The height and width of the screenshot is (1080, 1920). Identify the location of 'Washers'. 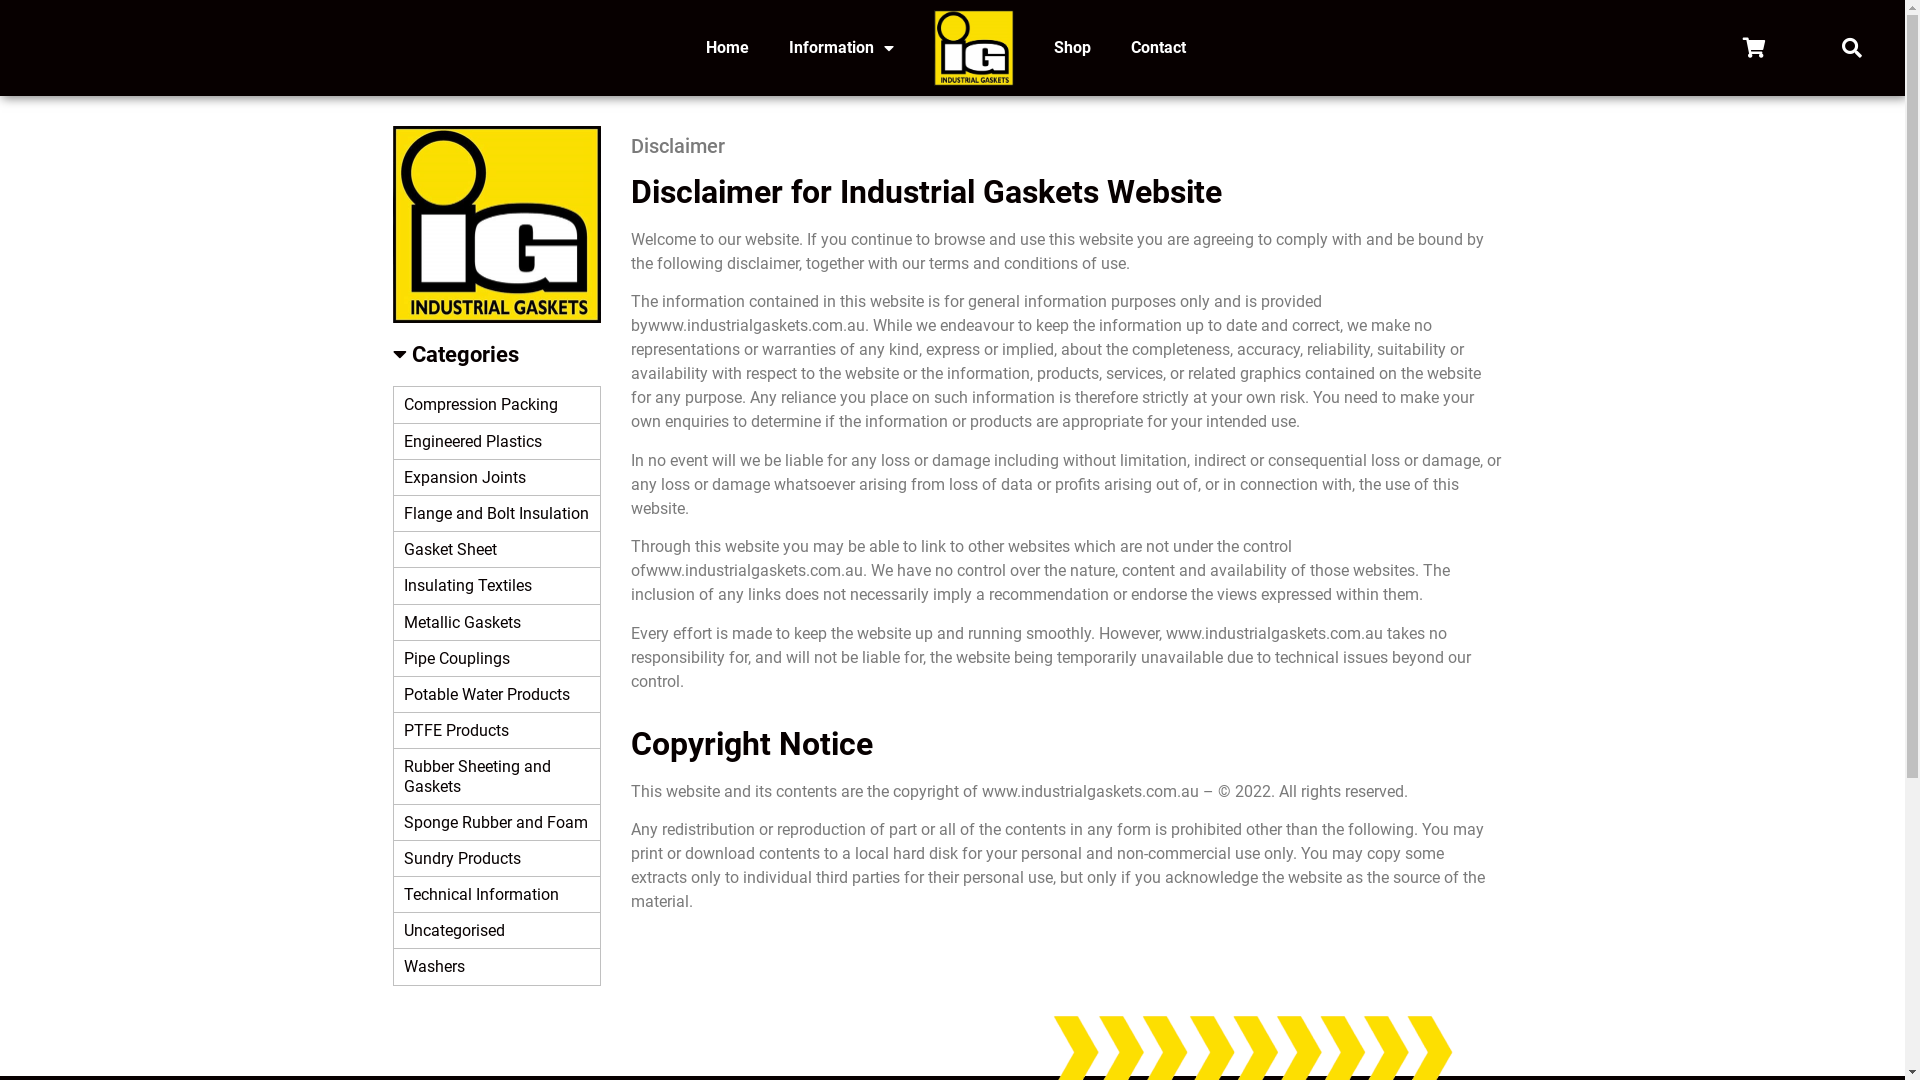
(393, 966).